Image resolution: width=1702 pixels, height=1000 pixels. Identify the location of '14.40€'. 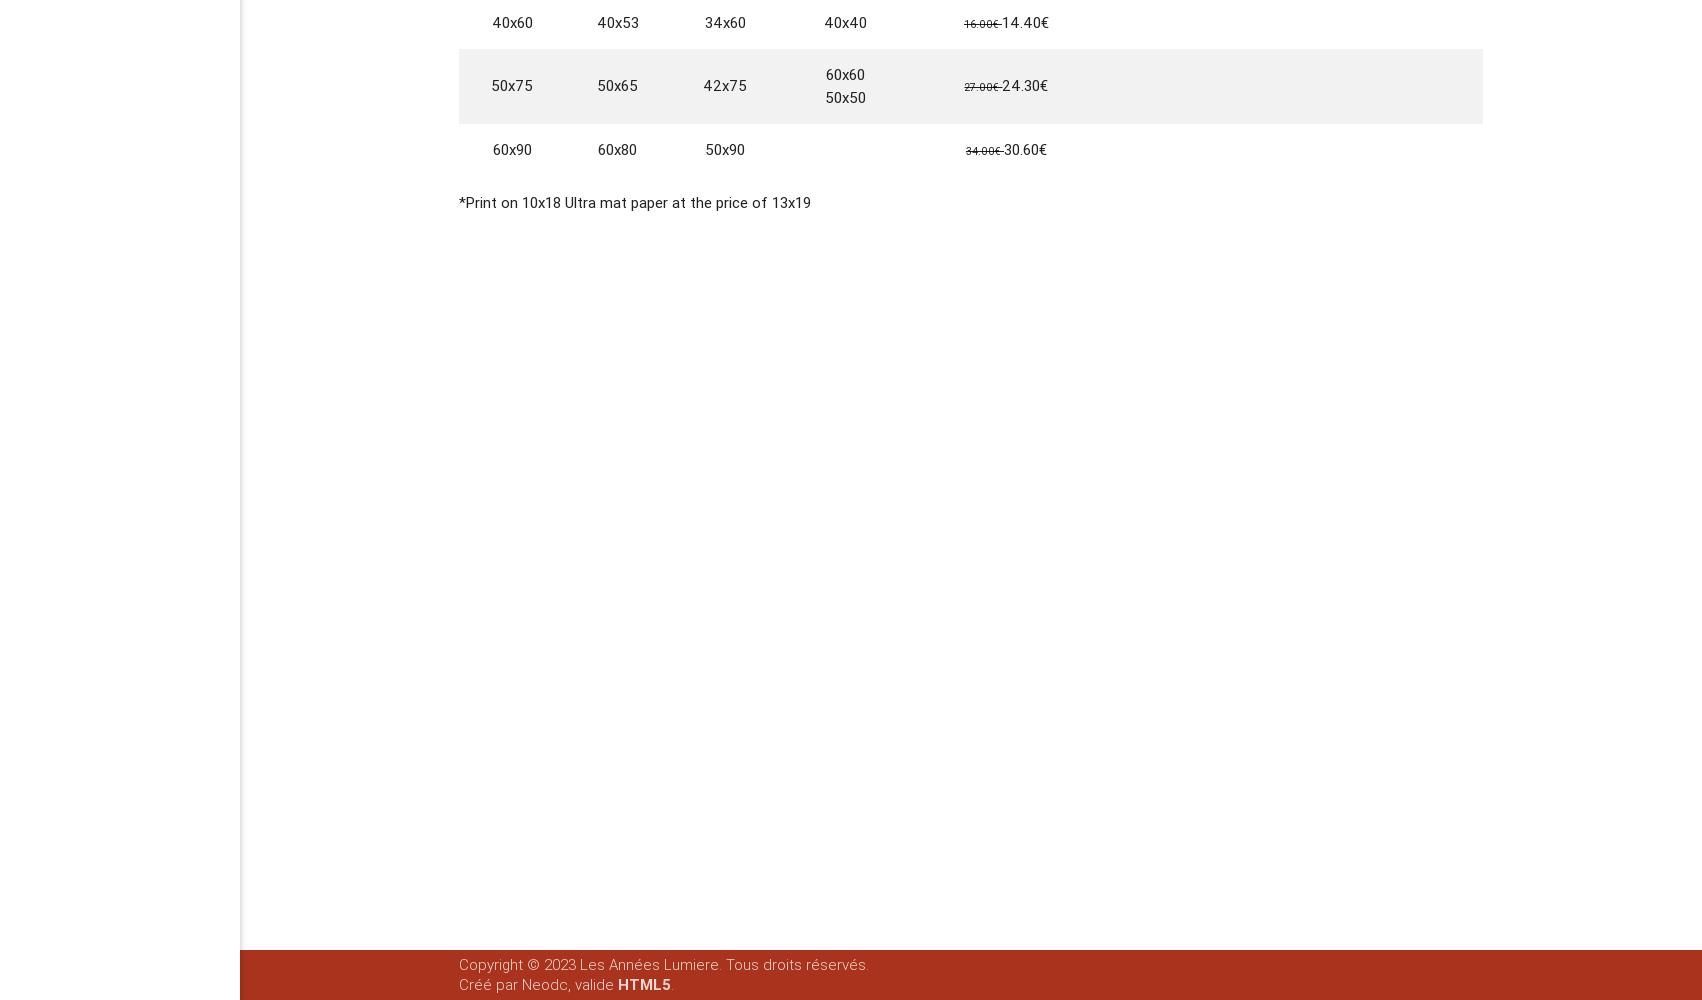
(1023, 21).